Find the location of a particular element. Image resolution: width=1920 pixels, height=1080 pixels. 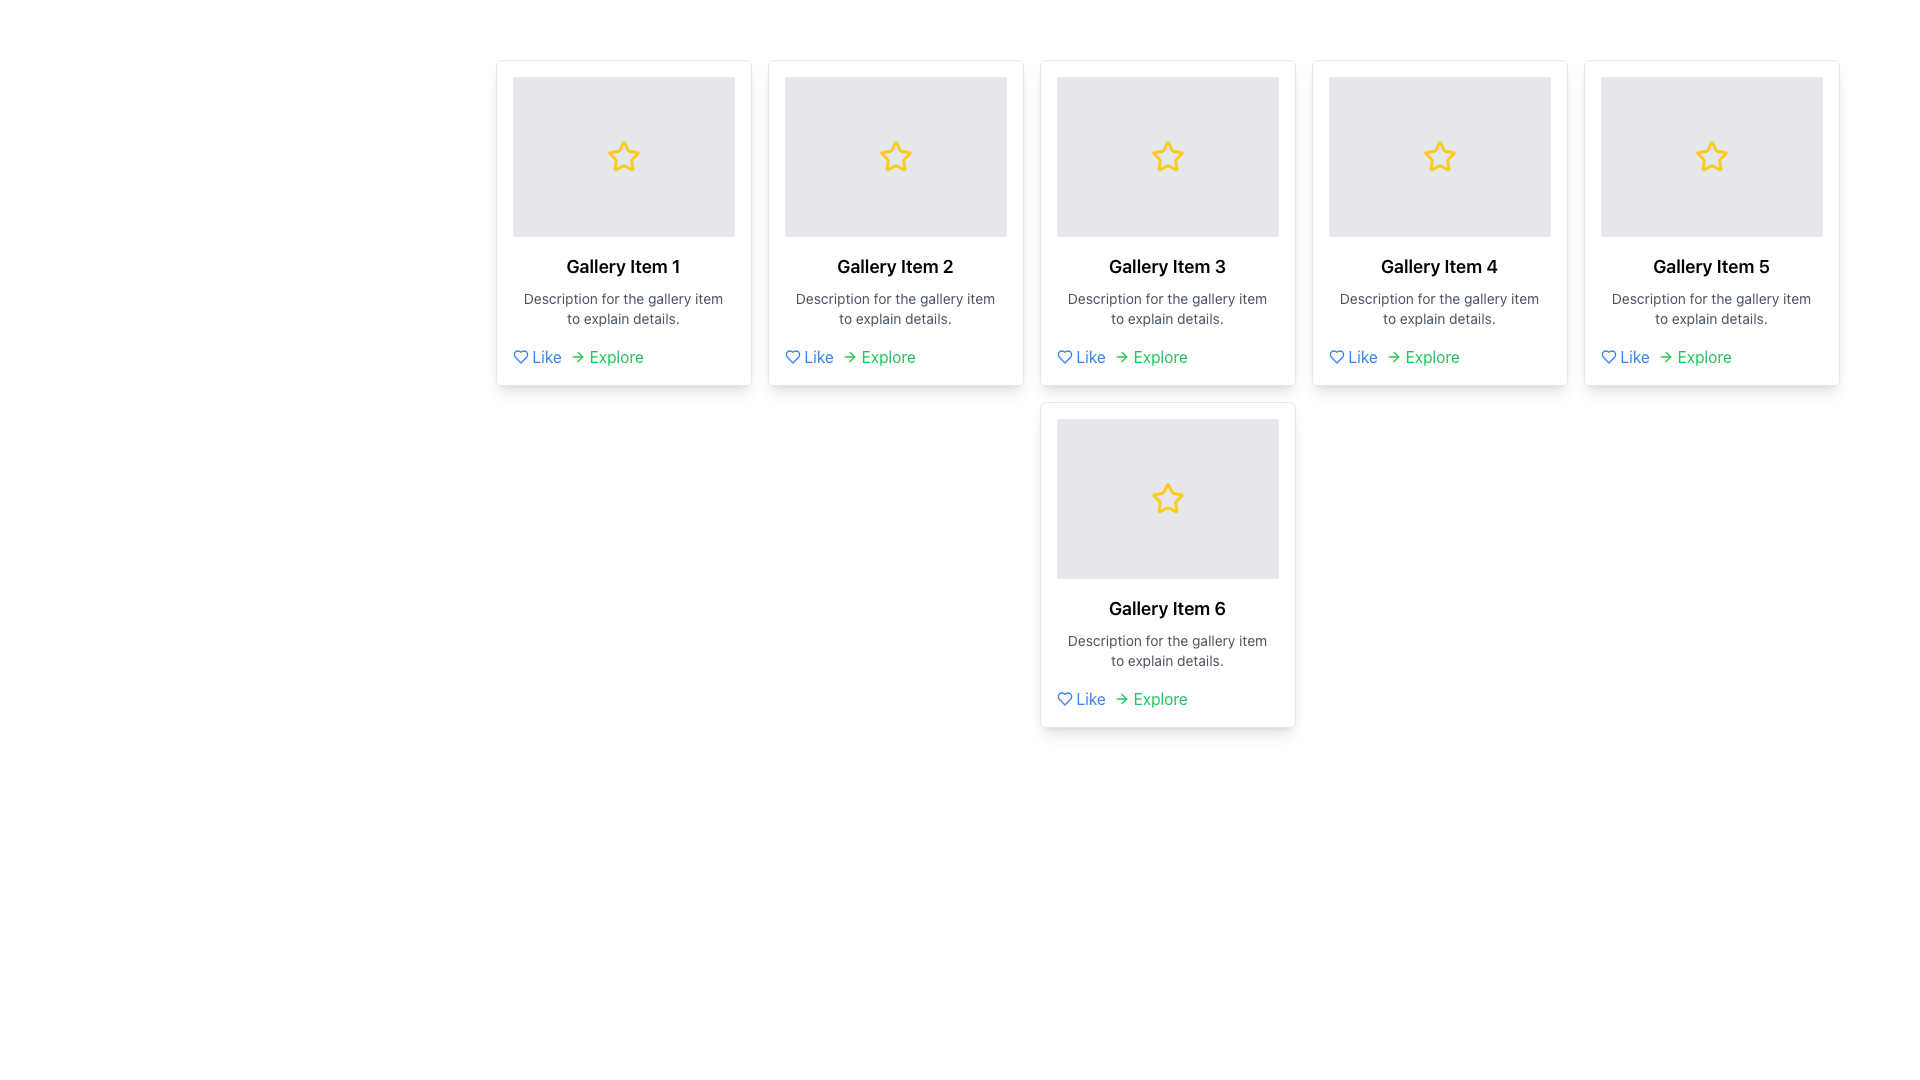

the star icon in the upper section of the 'Gallery Item 1' card to indicate a rating or selection is located at coordinates (622, 156).